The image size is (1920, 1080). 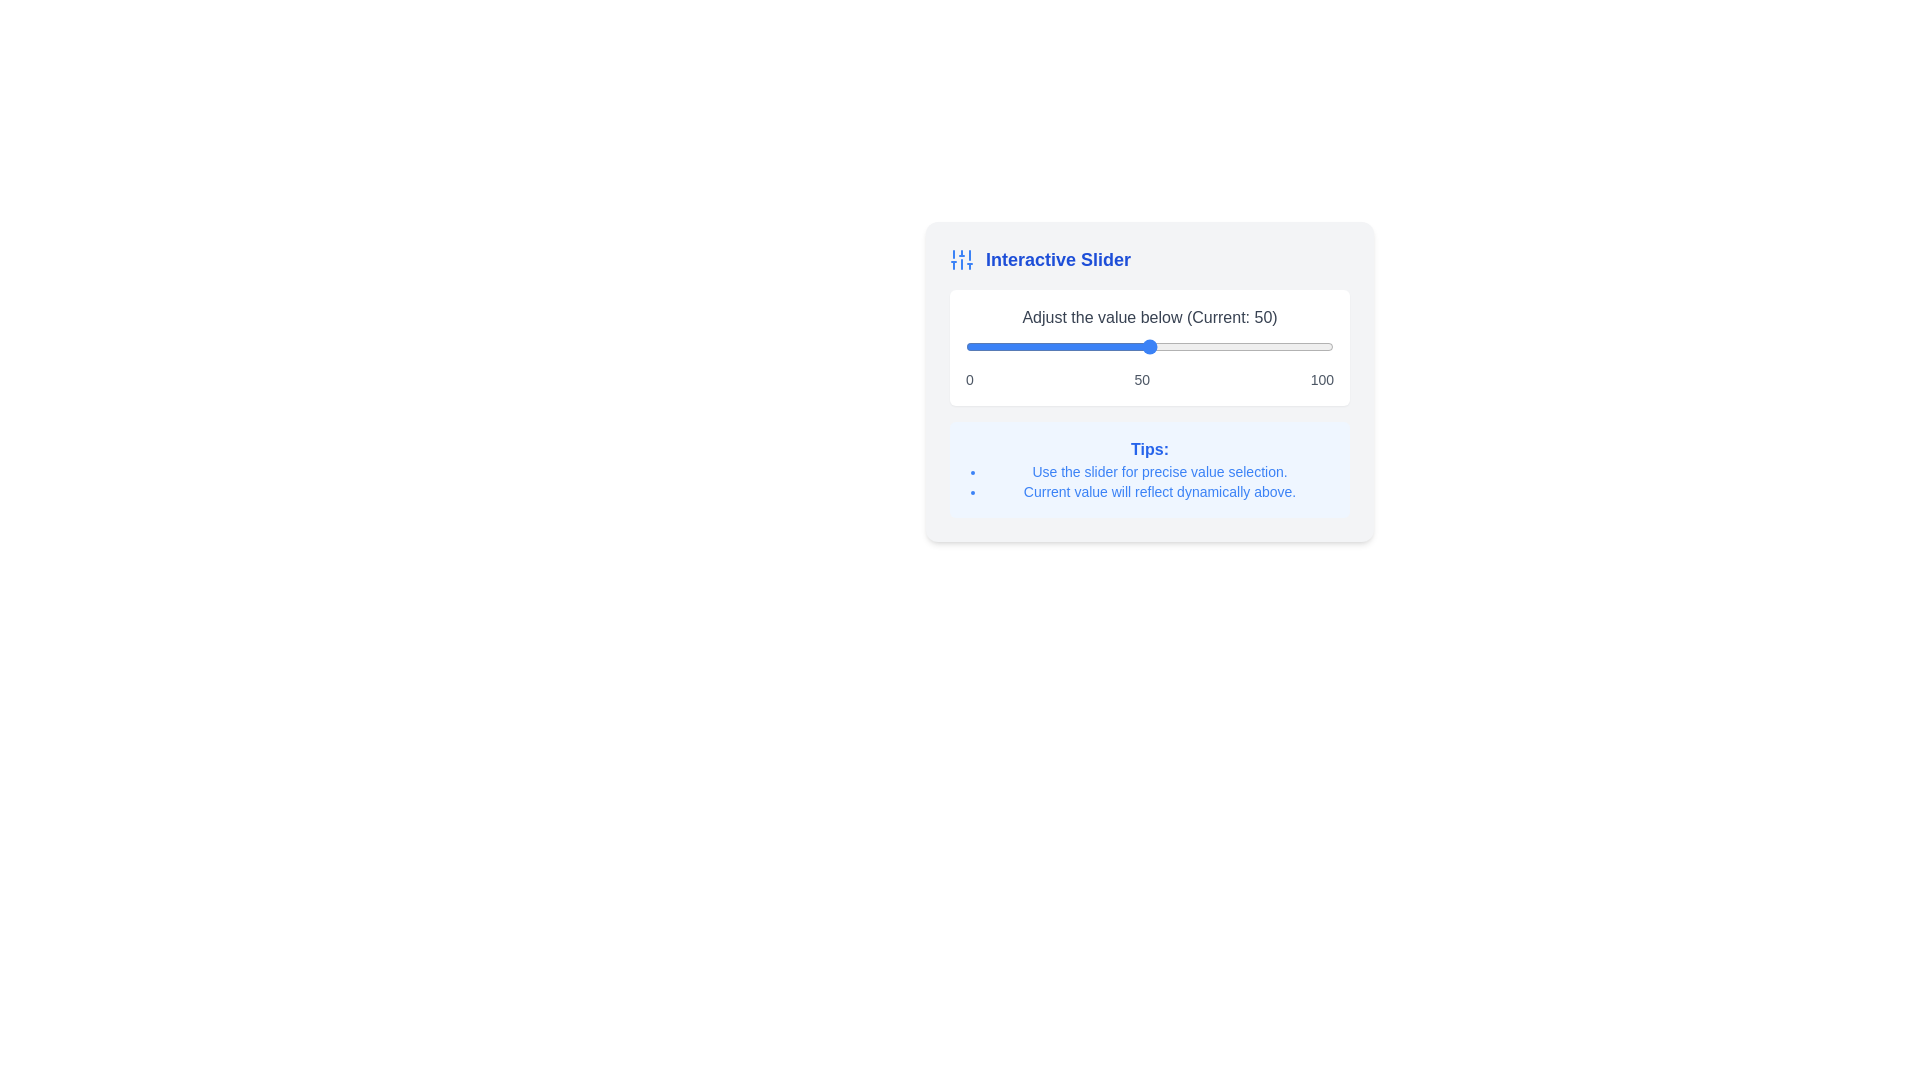 I want to click on the slider value, so click(x=1161, y=346).